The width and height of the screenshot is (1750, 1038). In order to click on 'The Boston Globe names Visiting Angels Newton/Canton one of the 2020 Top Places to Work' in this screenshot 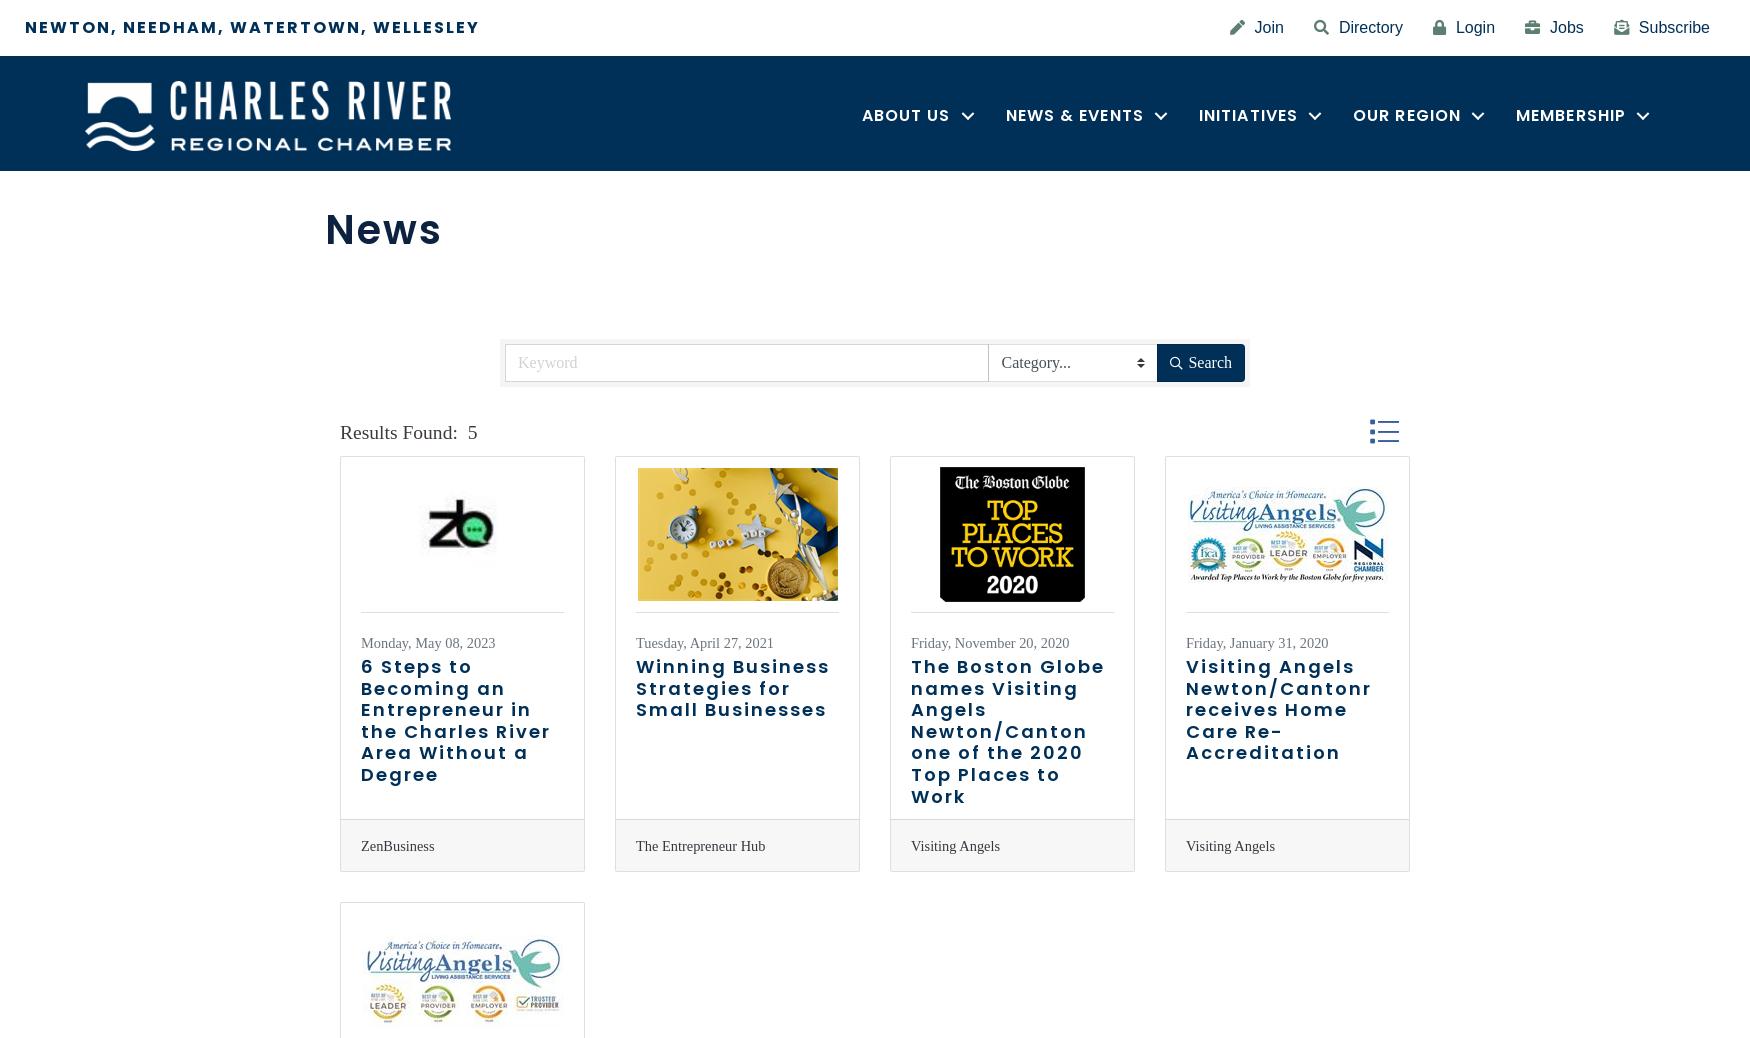, I will do `click(910, 729)`.